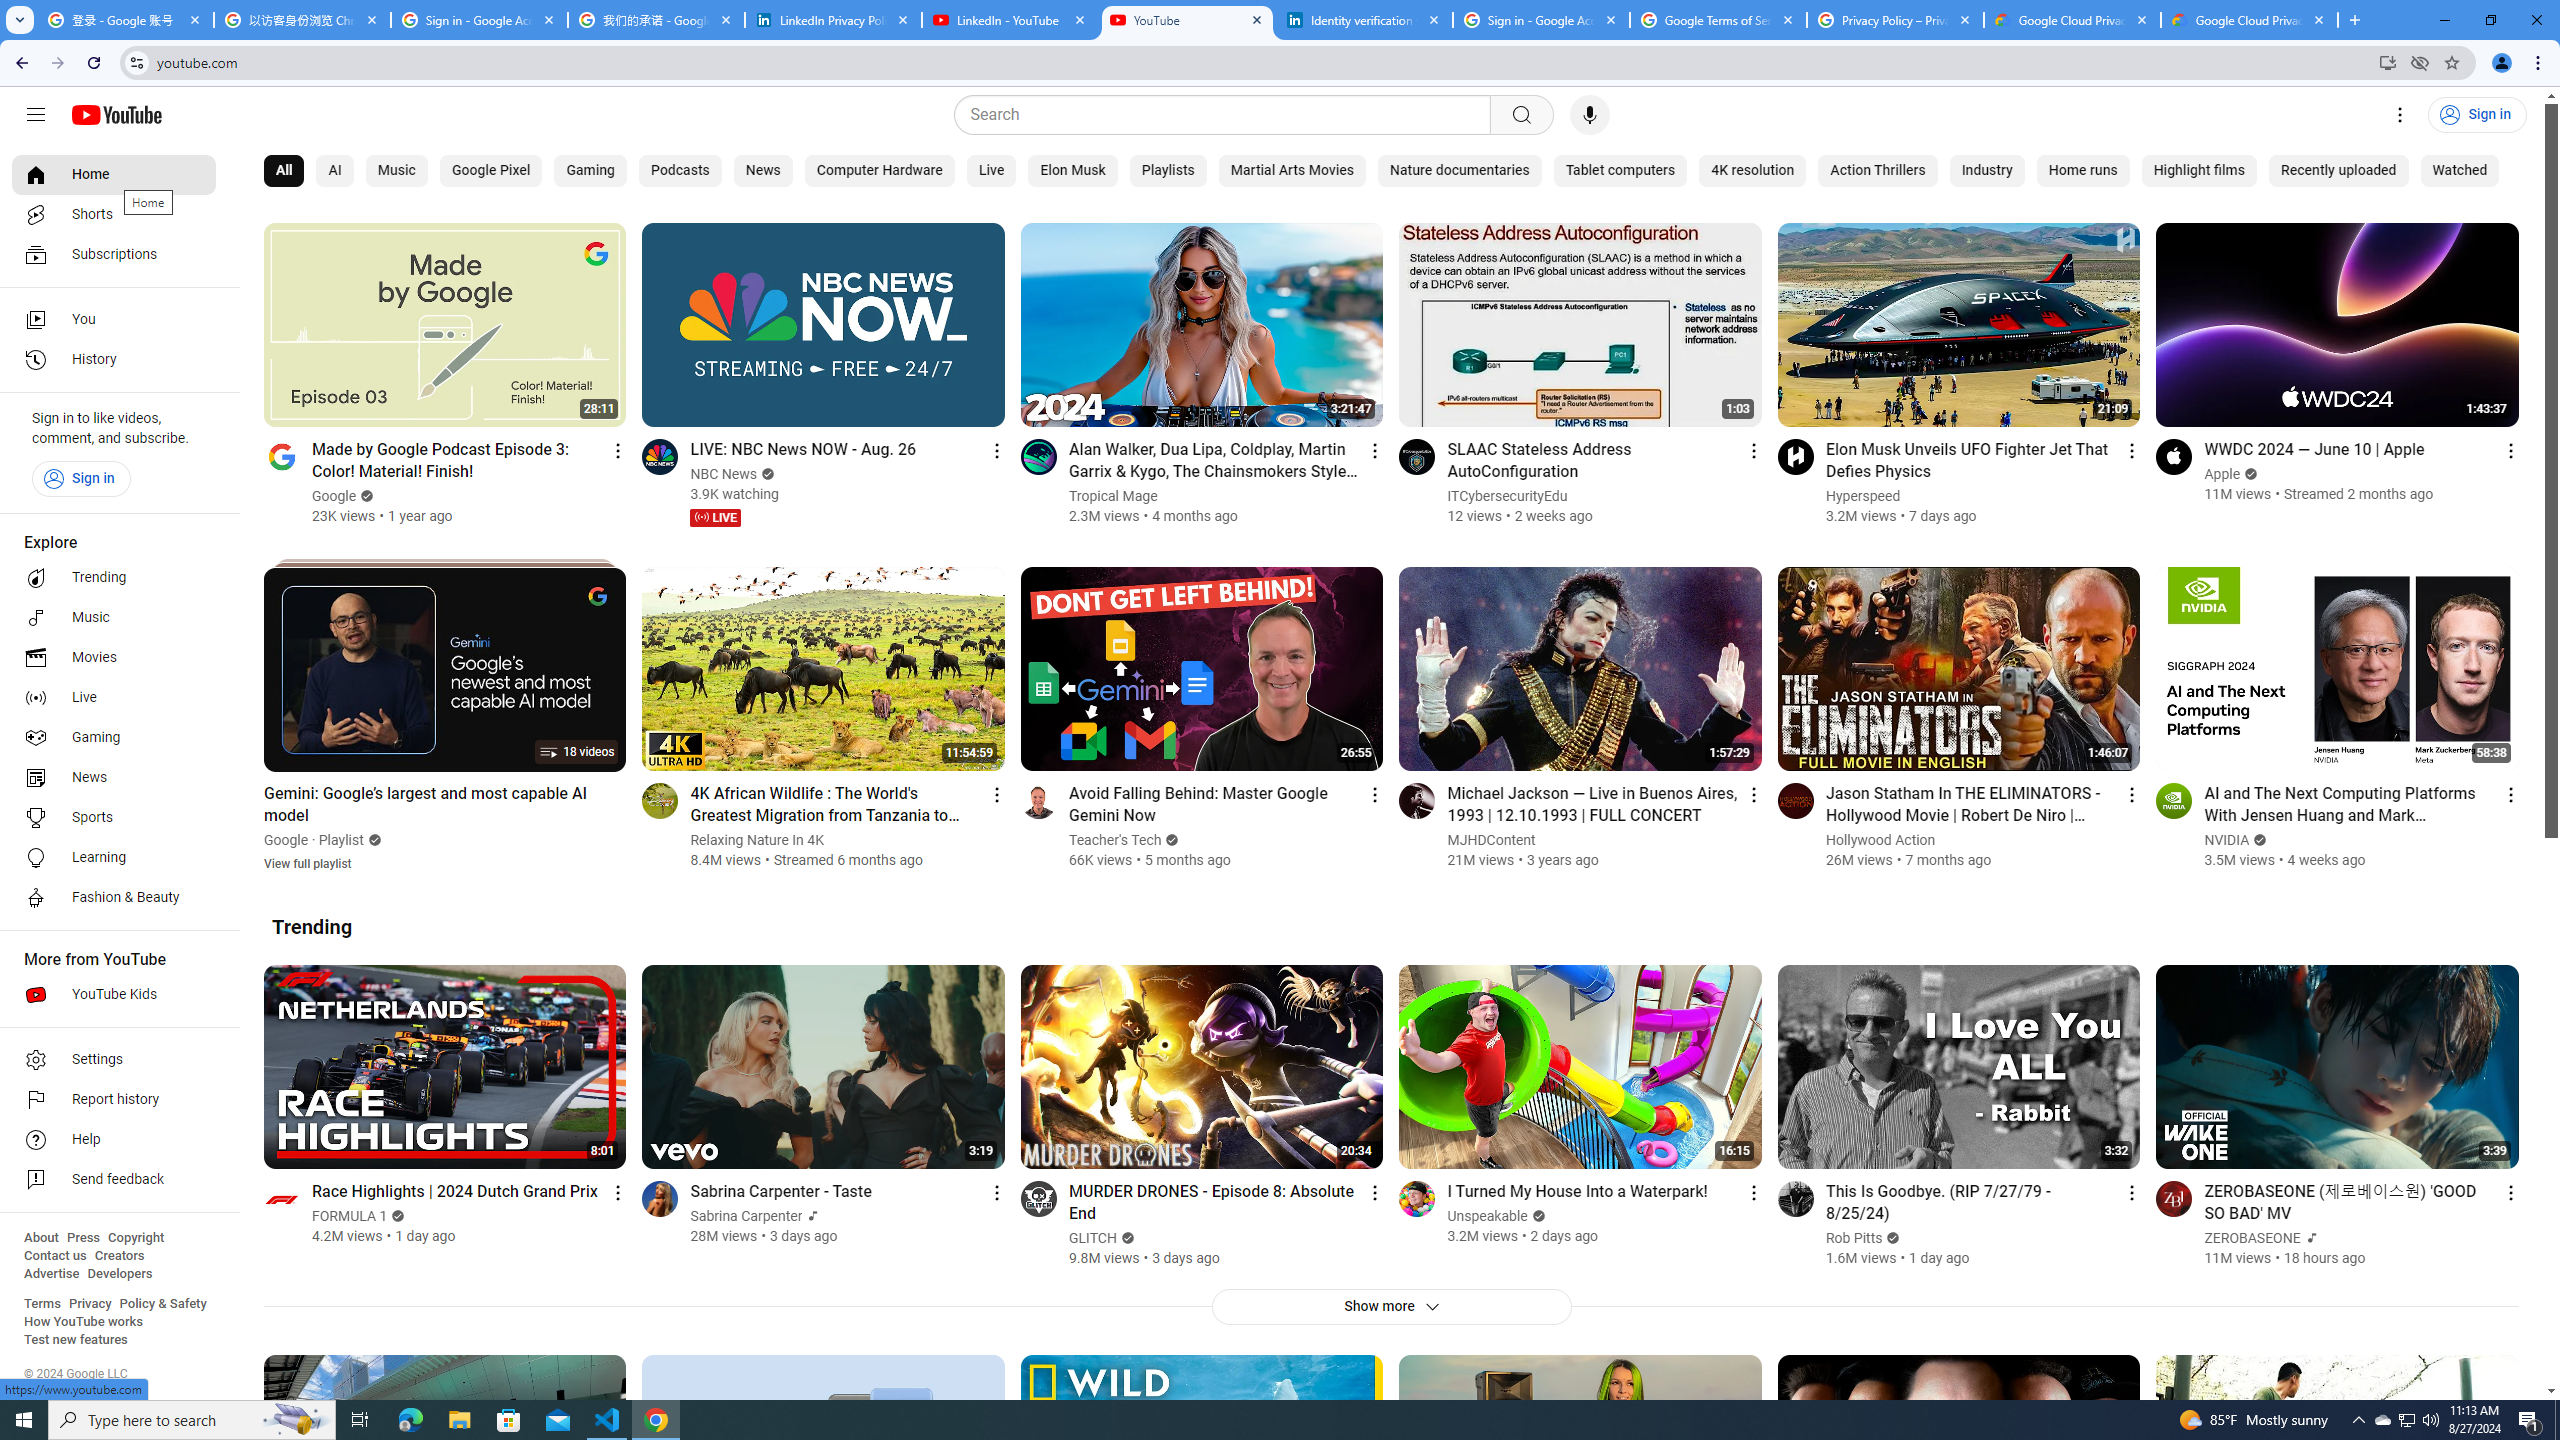  I want to click on 'ITCybersecurityEdu', so click(1507, 495).